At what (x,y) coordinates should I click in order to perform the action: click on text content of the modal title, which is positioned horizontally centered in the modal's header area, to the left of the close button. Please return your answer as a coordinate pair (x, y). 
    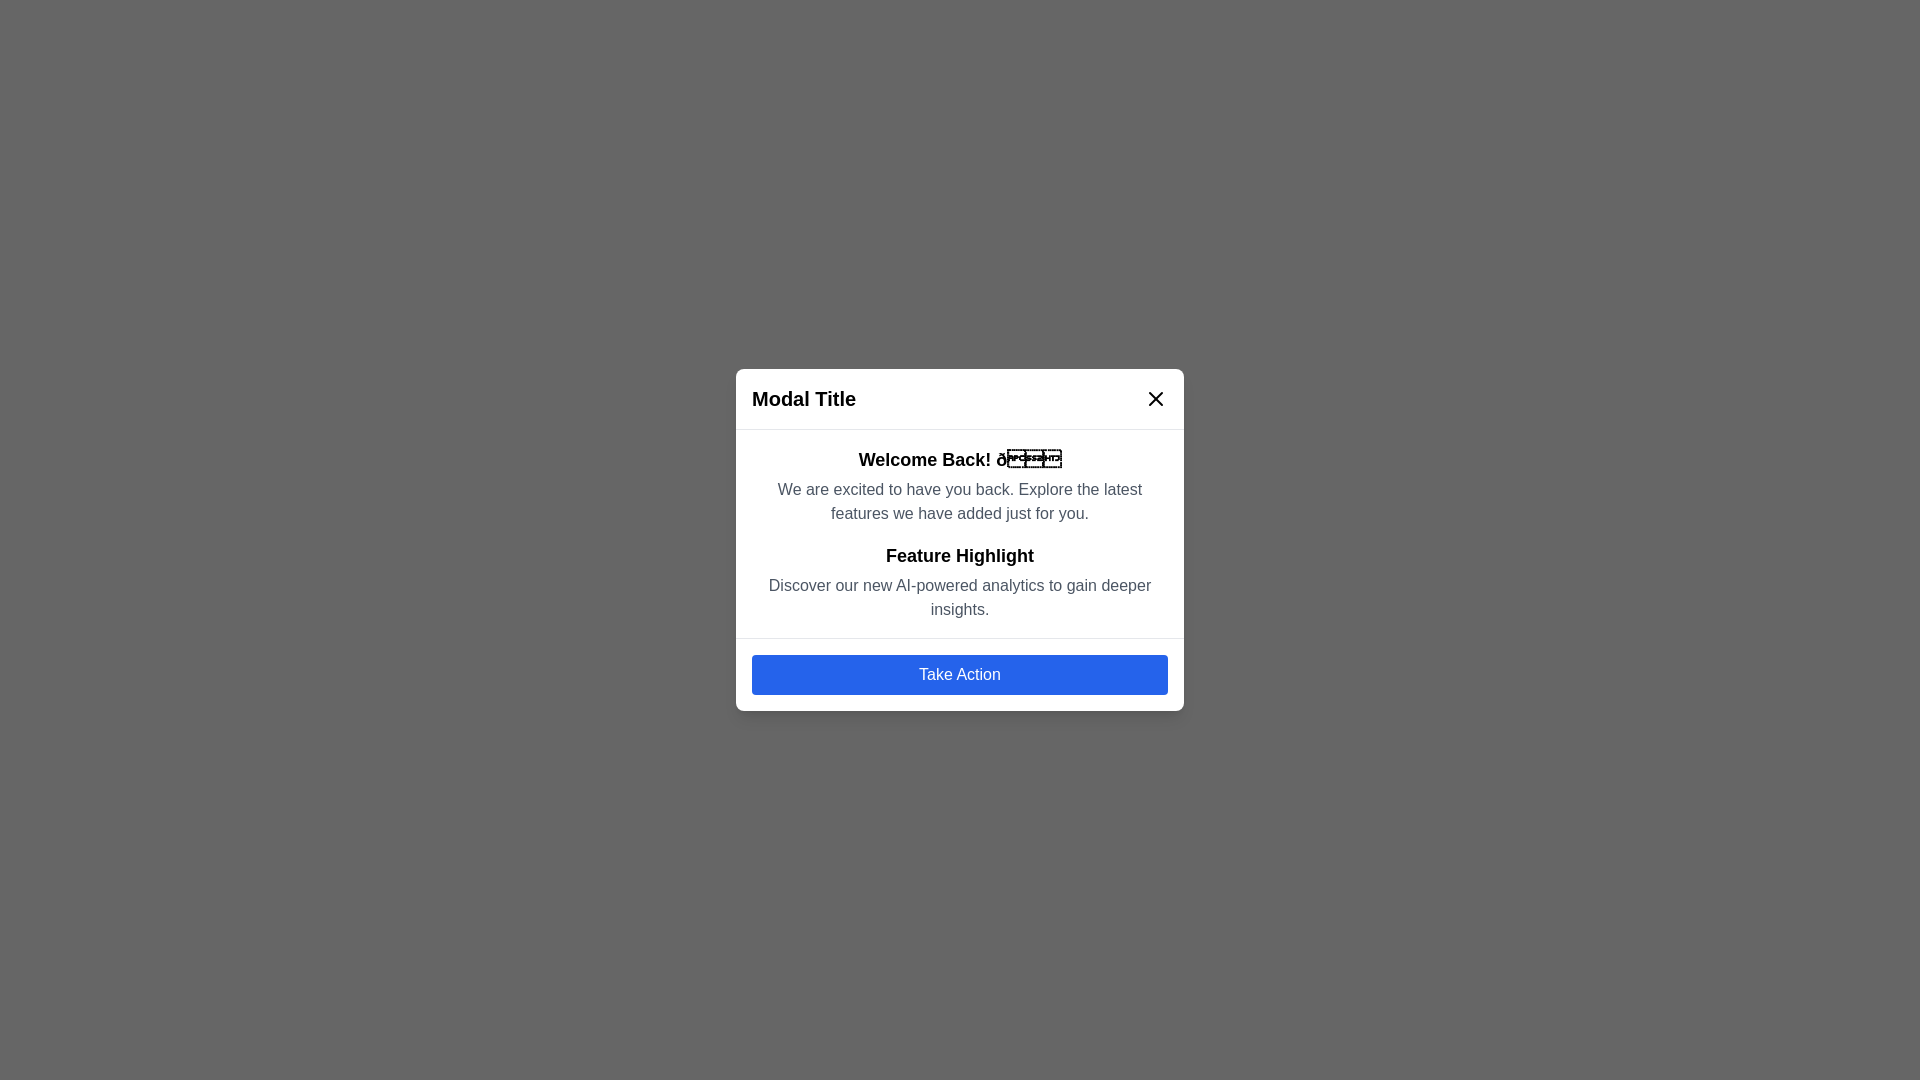
    Looking at the image, I should click on (804, 398).